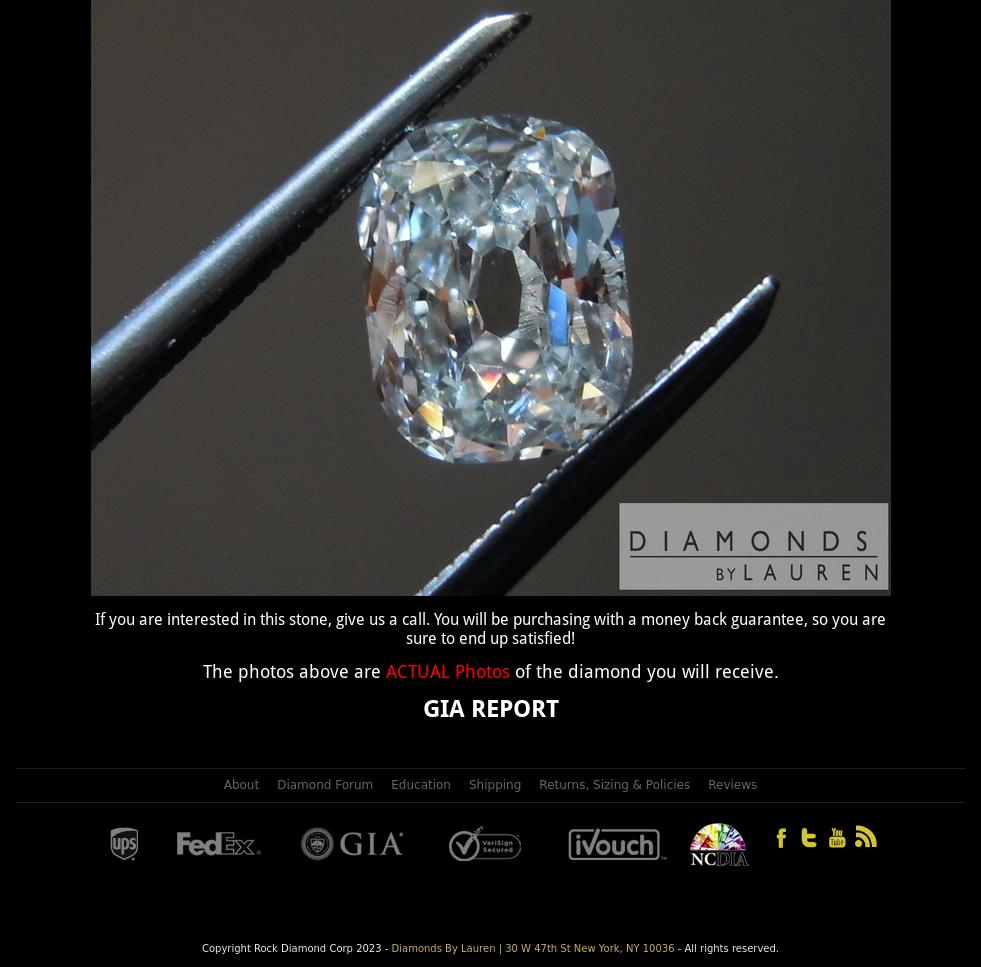 This screenshot has height=967, width=981. What do you see at coordinates (645, 671) in the screenshot?
I see `'of the diamond you will receive.'` at bounding box center [645, 671].